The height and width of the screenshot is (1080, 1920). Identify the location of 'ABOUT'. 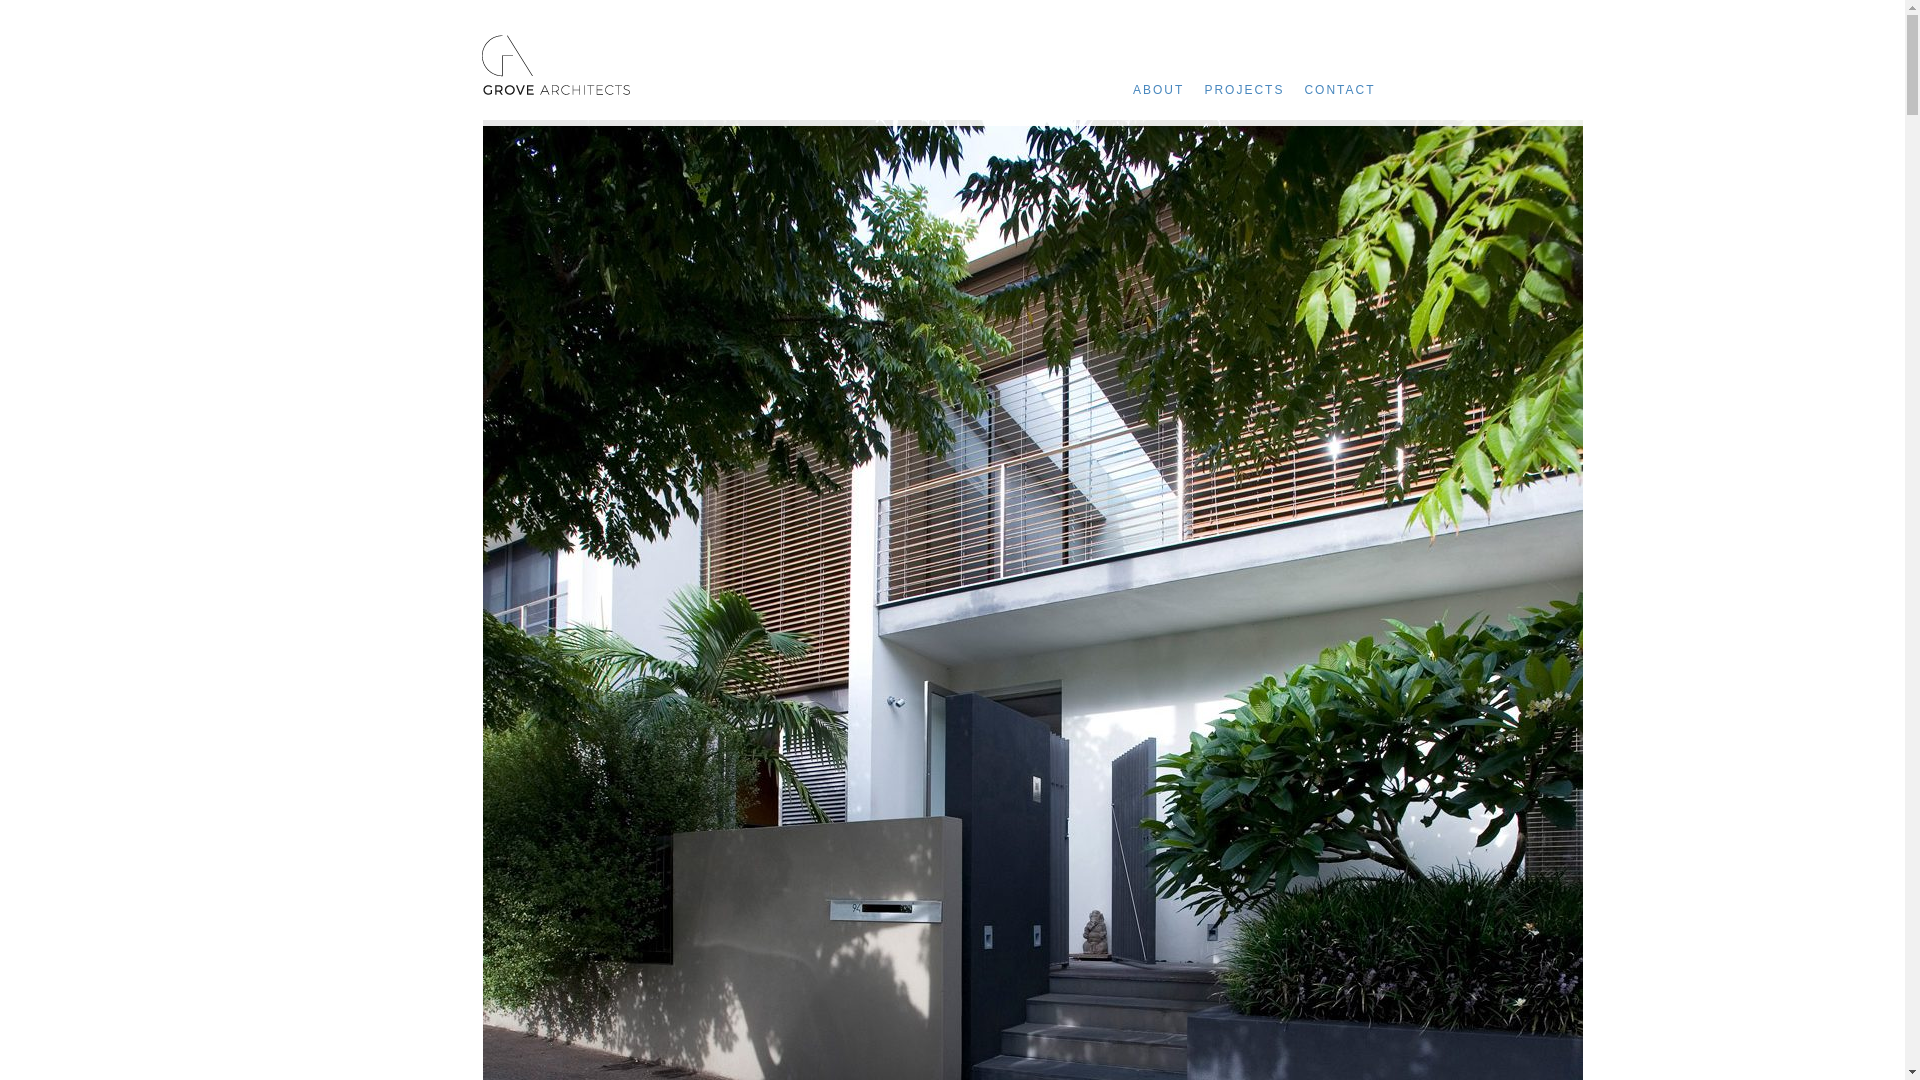
(1132, 88).